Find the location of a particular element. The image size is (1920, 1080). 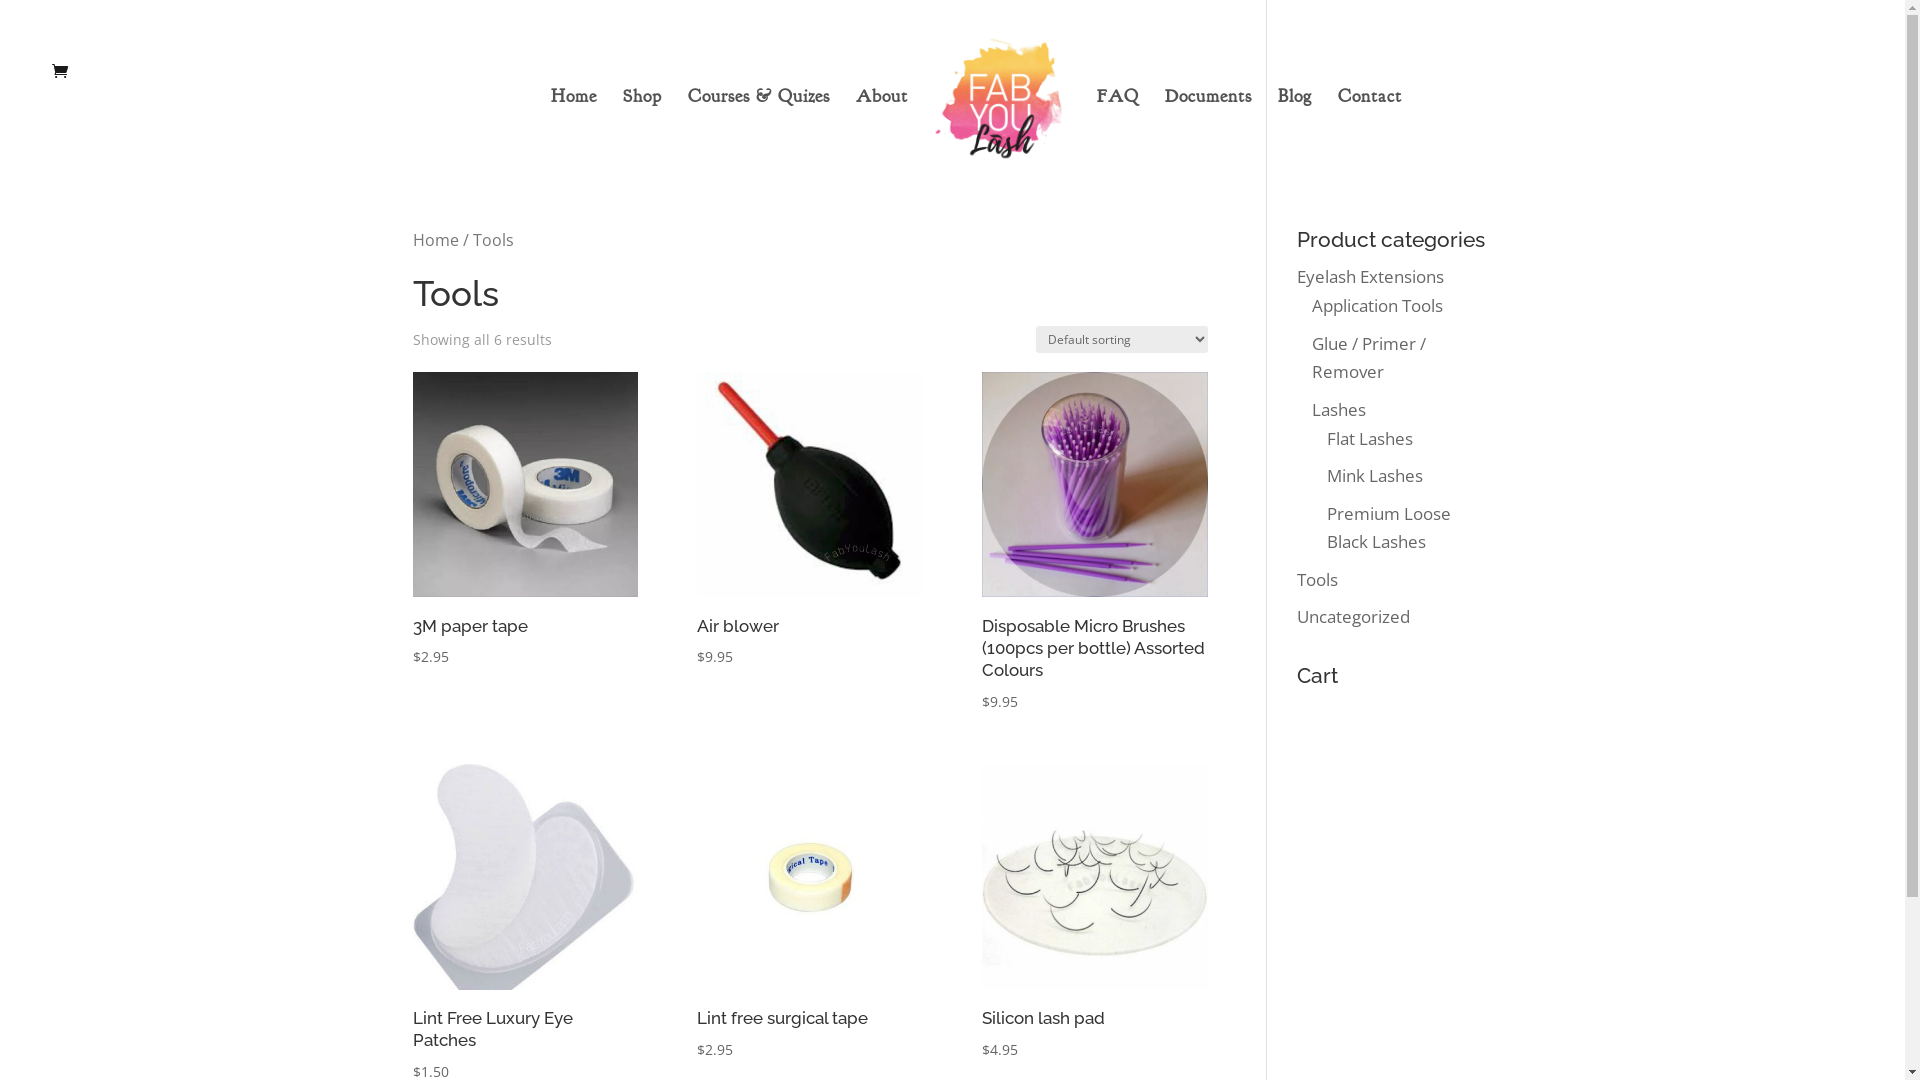

'Eyelash Extensions' is located at coordinates (1296, 276).